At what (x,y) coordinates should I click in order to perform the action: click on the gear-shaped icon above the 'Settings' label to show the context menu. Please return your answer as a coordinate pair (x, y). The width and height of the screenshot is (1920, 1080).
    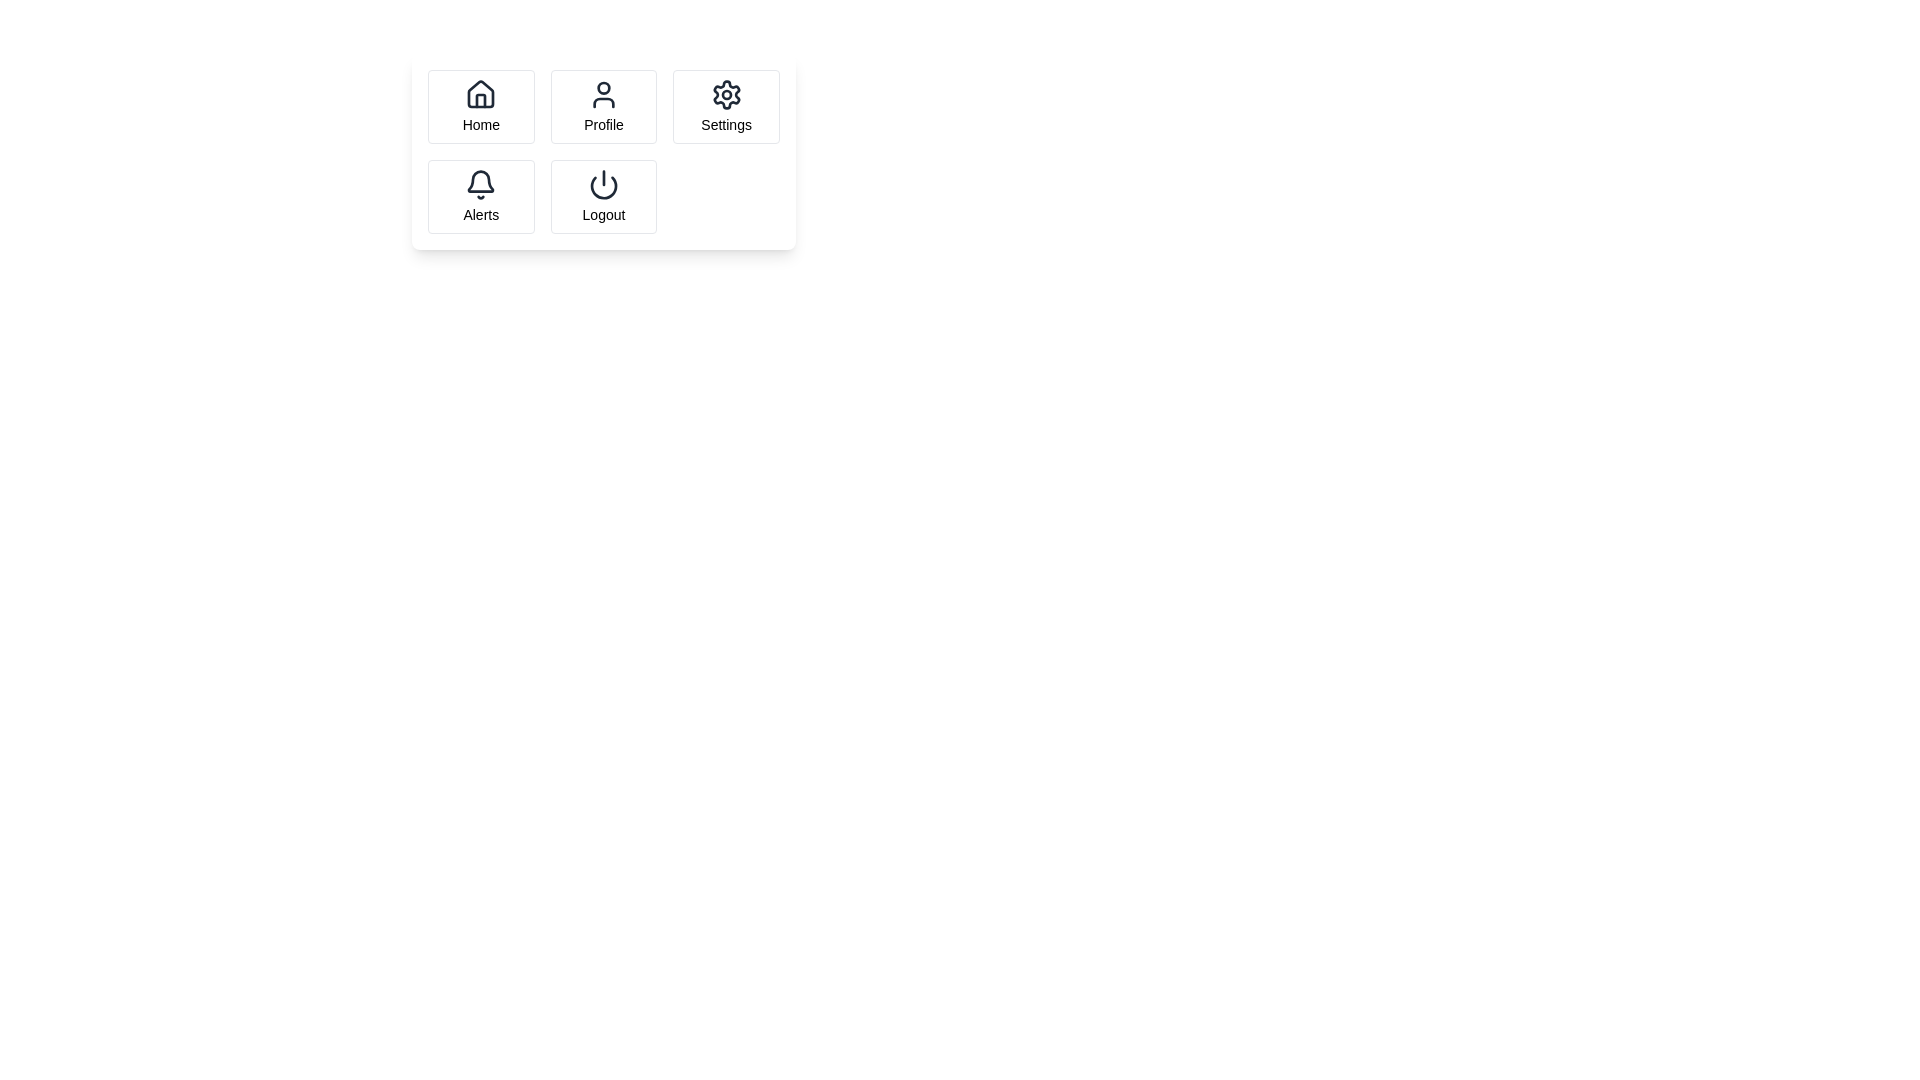
    Looking at the image, I should click on (725, 95).